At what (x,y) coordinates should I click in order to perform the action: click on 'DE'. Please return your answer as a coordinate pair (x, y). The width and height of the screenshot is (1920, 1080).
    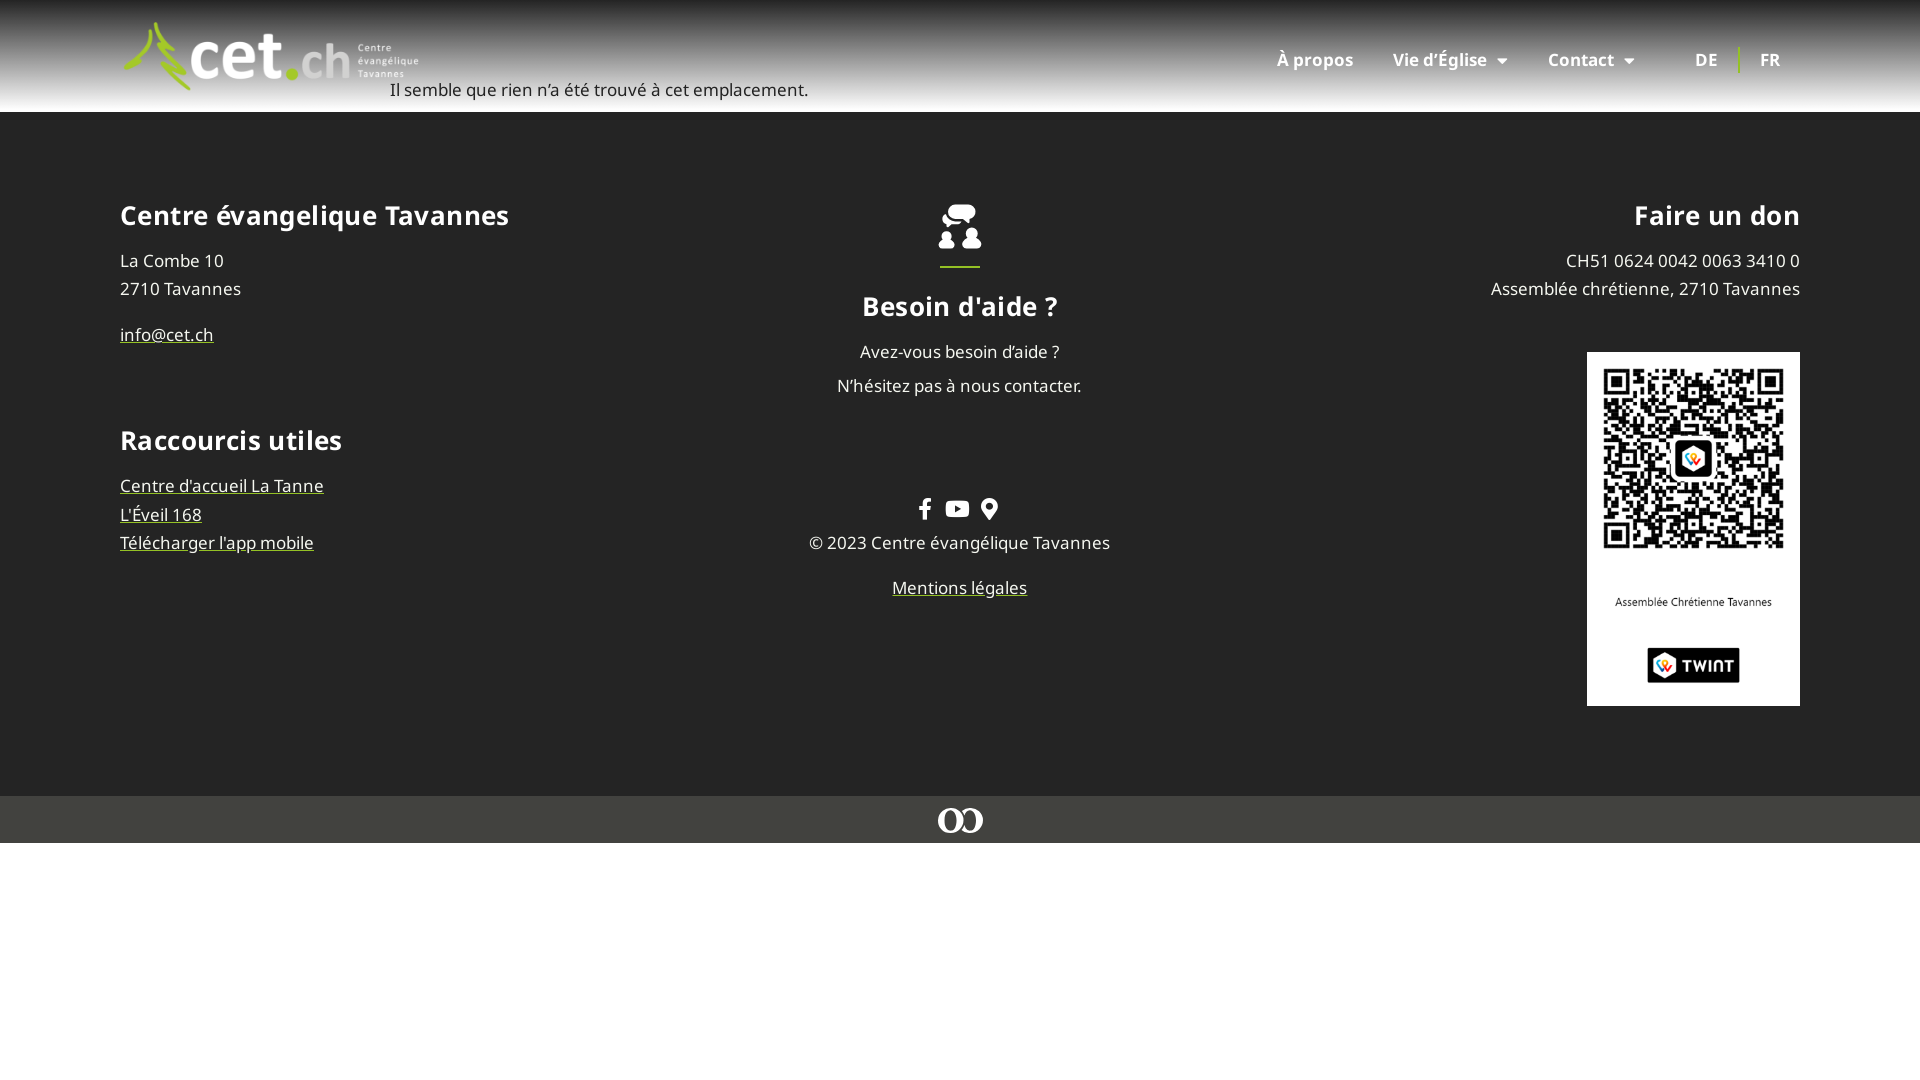
    Looking at the image, I should click on (1706, 59).